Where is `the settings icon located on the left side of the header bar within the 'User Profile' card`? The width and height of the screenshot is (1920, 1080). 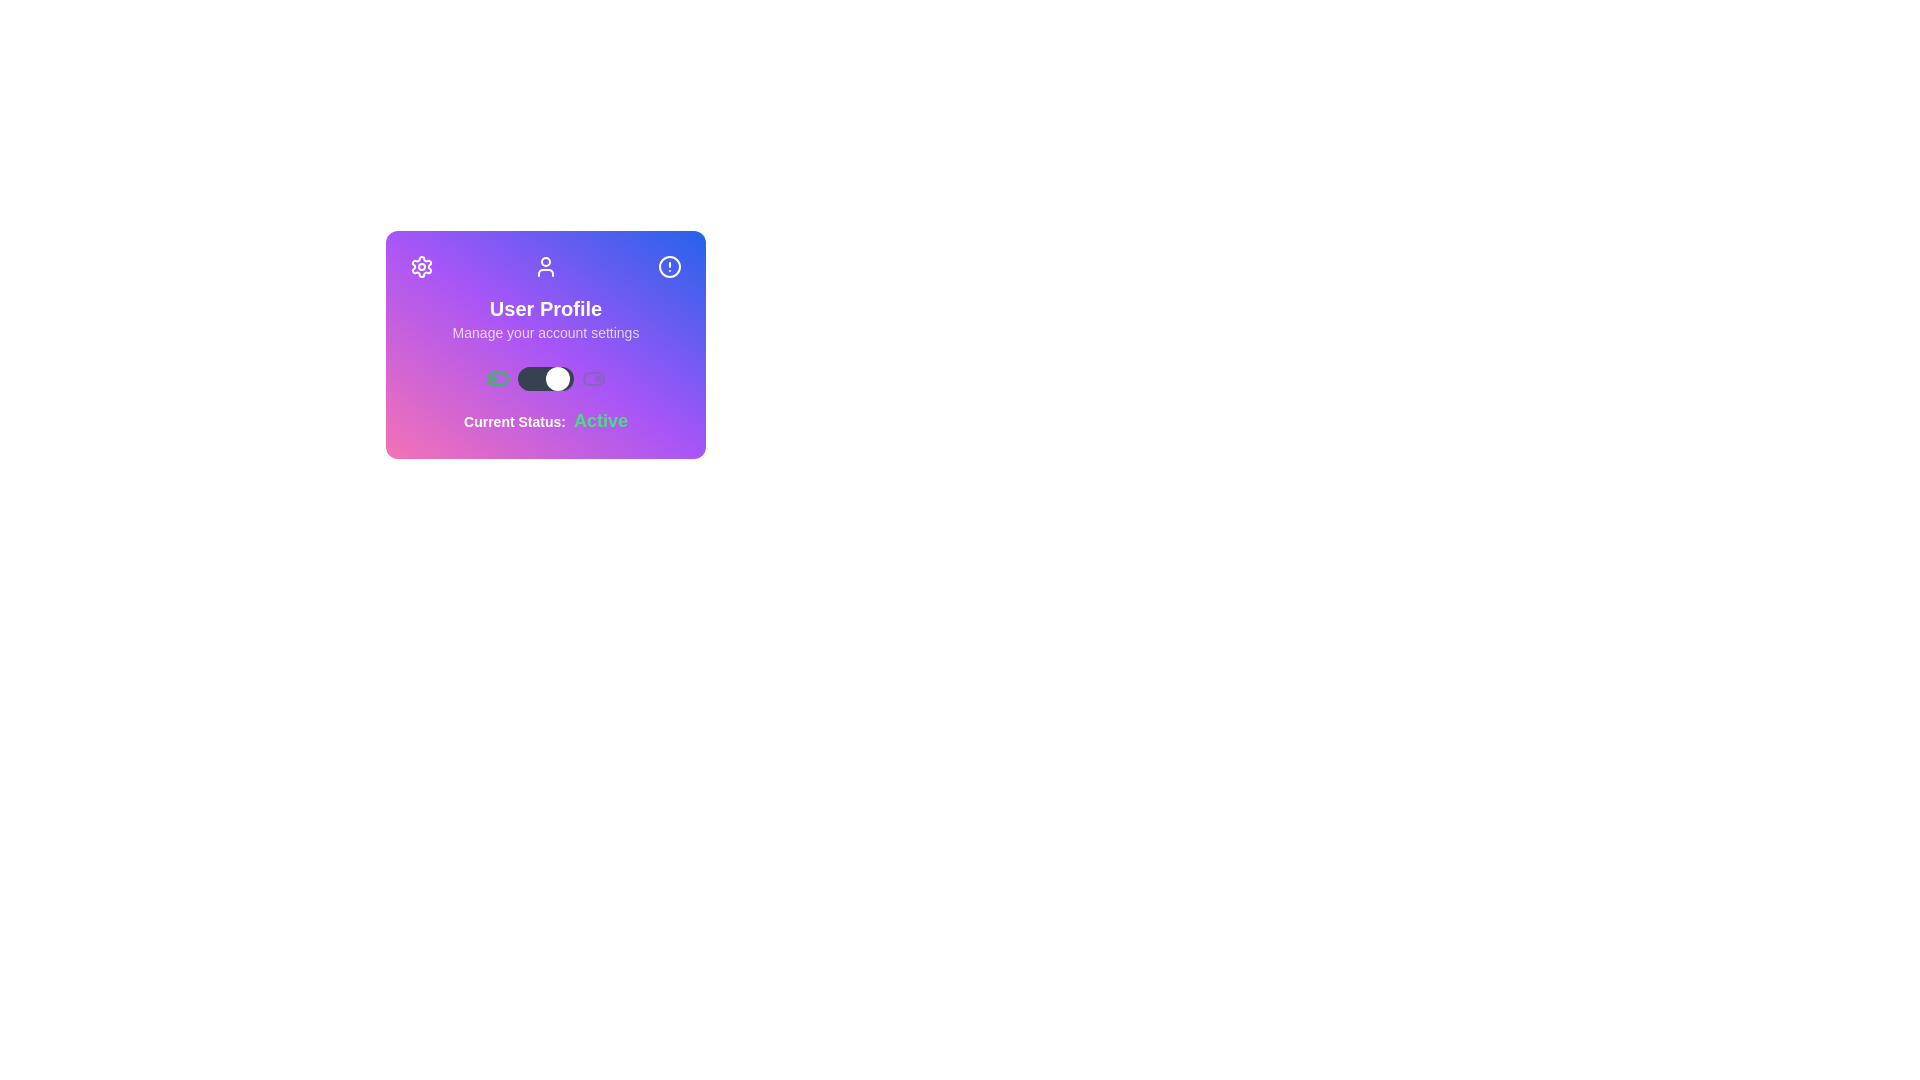
the settings icon located on the left side of the header bar within the 'User Profile' card is located at coordinates (421, 265).